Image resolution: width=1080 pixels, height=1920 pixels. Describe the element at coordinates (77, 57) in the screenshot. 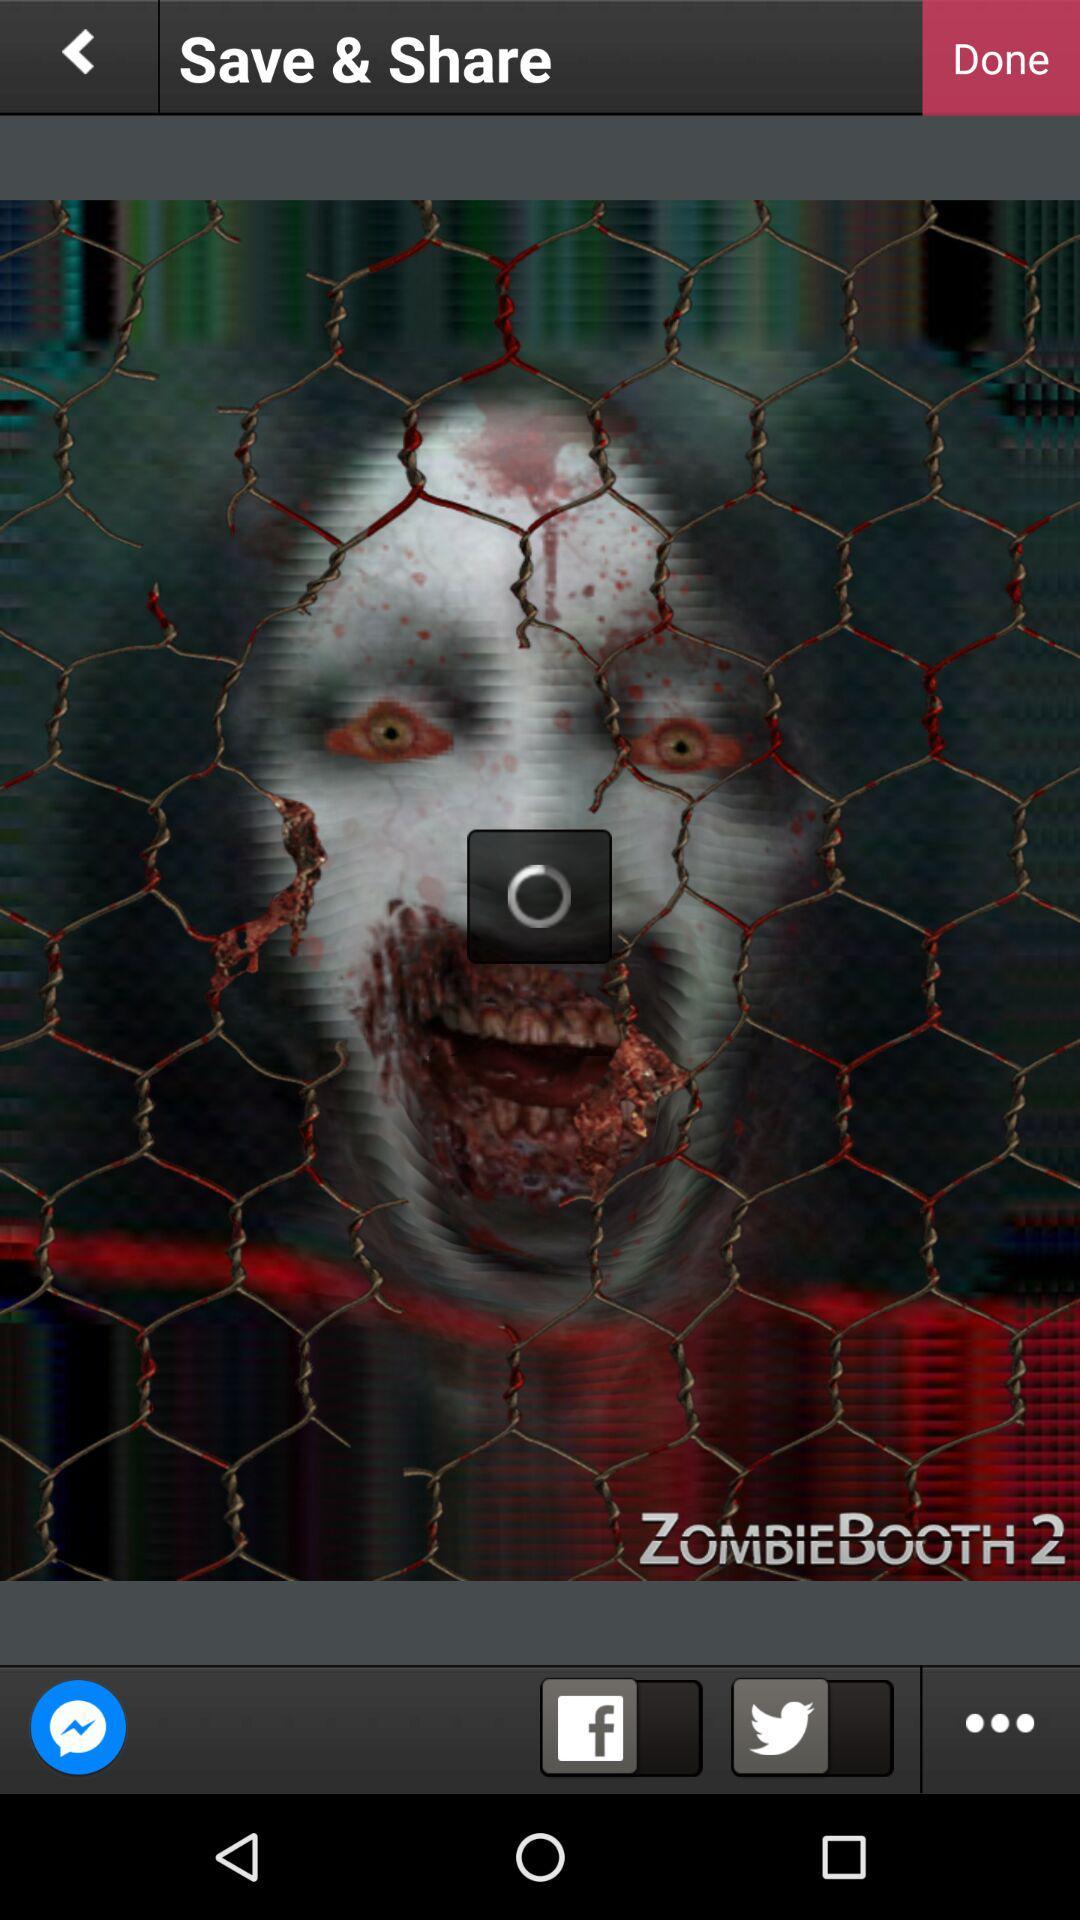

I see `previous` at that location.